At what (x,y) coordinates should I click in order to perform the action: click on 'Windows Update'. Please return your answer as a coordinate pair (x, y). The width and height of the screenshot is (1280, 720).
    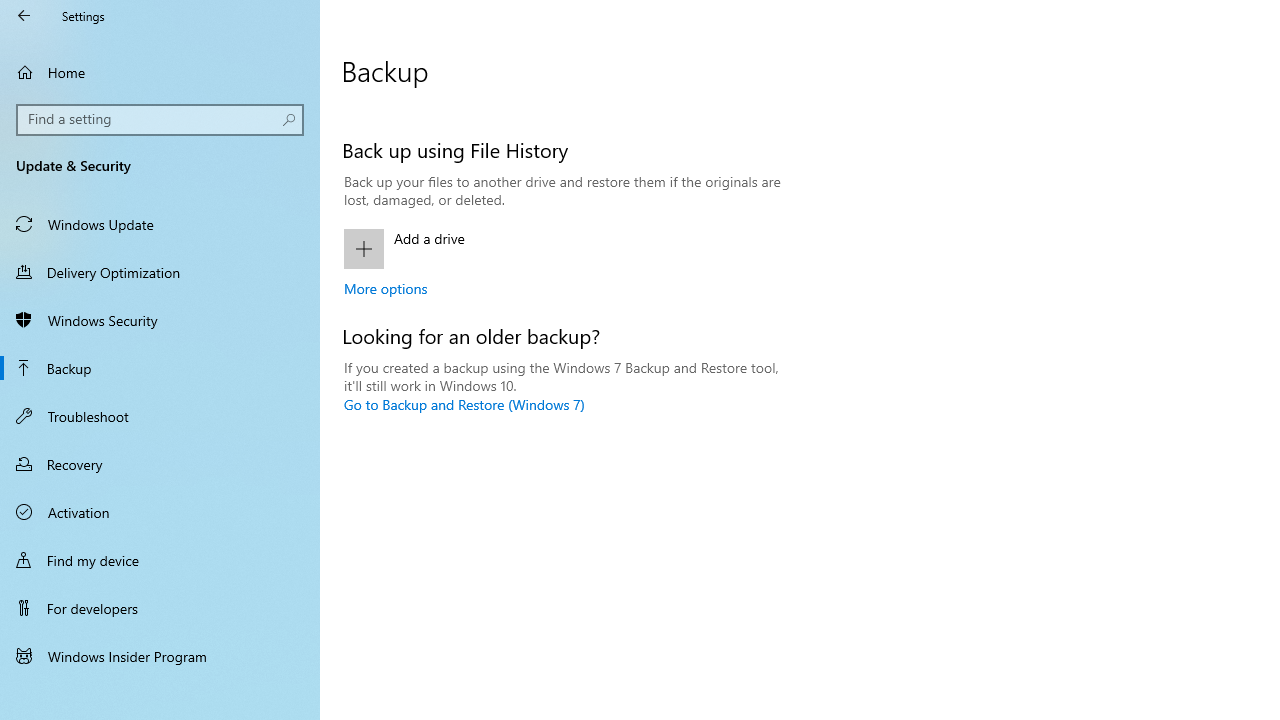
    Looking at the image, I should click on (160, 223).